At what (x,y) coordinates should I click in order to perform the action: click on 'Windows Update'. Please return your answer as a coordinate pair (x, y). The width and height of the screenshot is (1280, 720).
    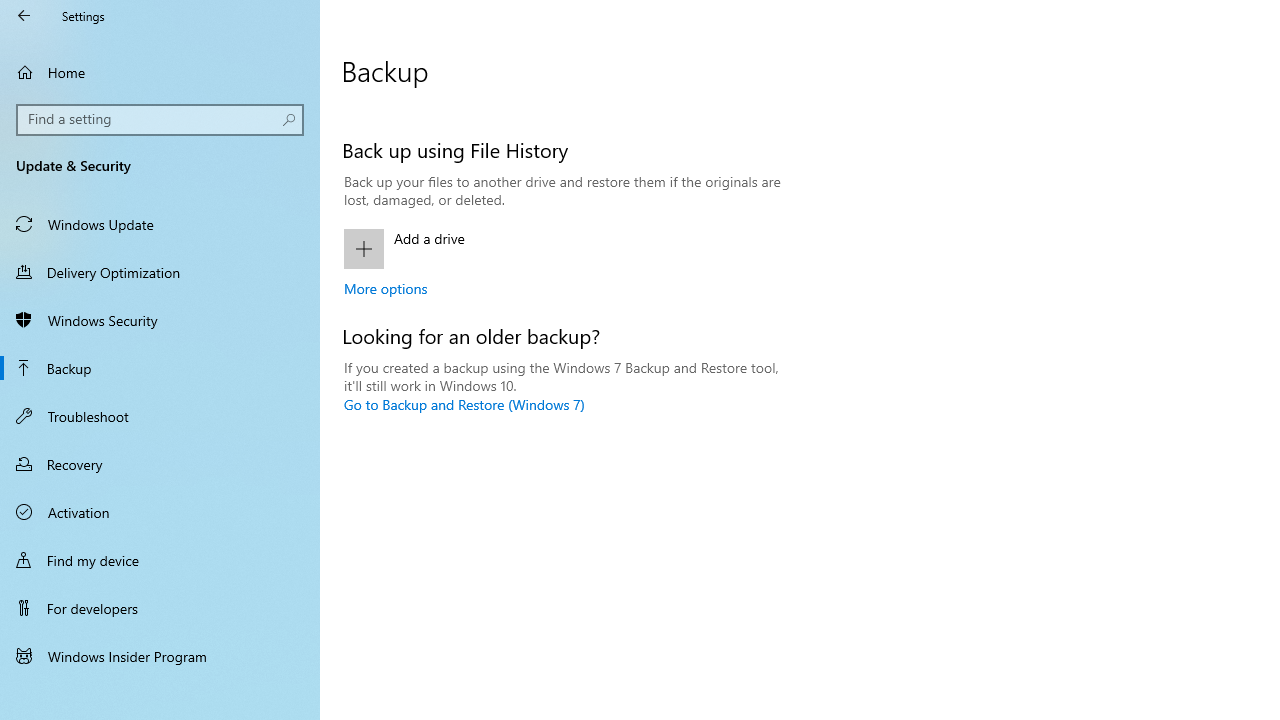
    Looking at the image, I should click on (160, 223).